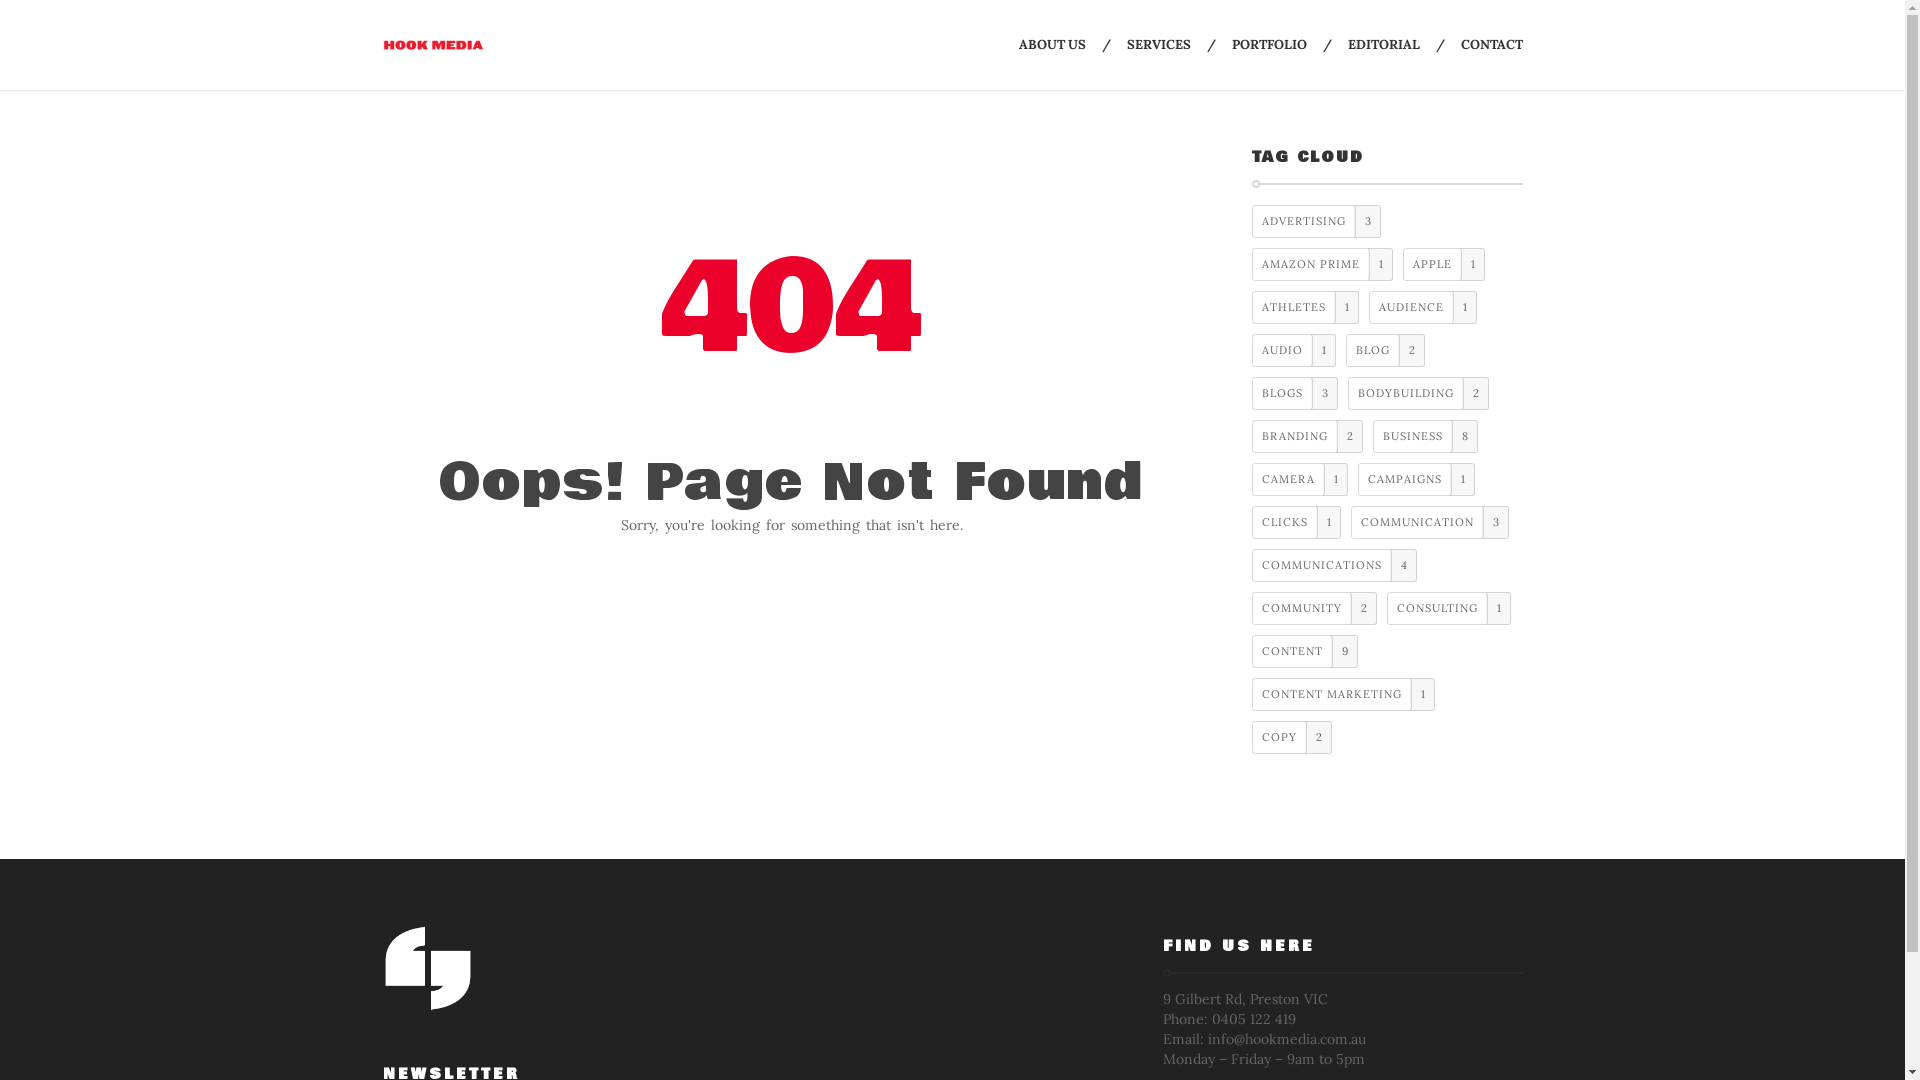 This screenshot has height=1080, width=1920. Describe the element at coordinates (1384, 349) in the screenshot. I see `'BLOG2'` at that location.